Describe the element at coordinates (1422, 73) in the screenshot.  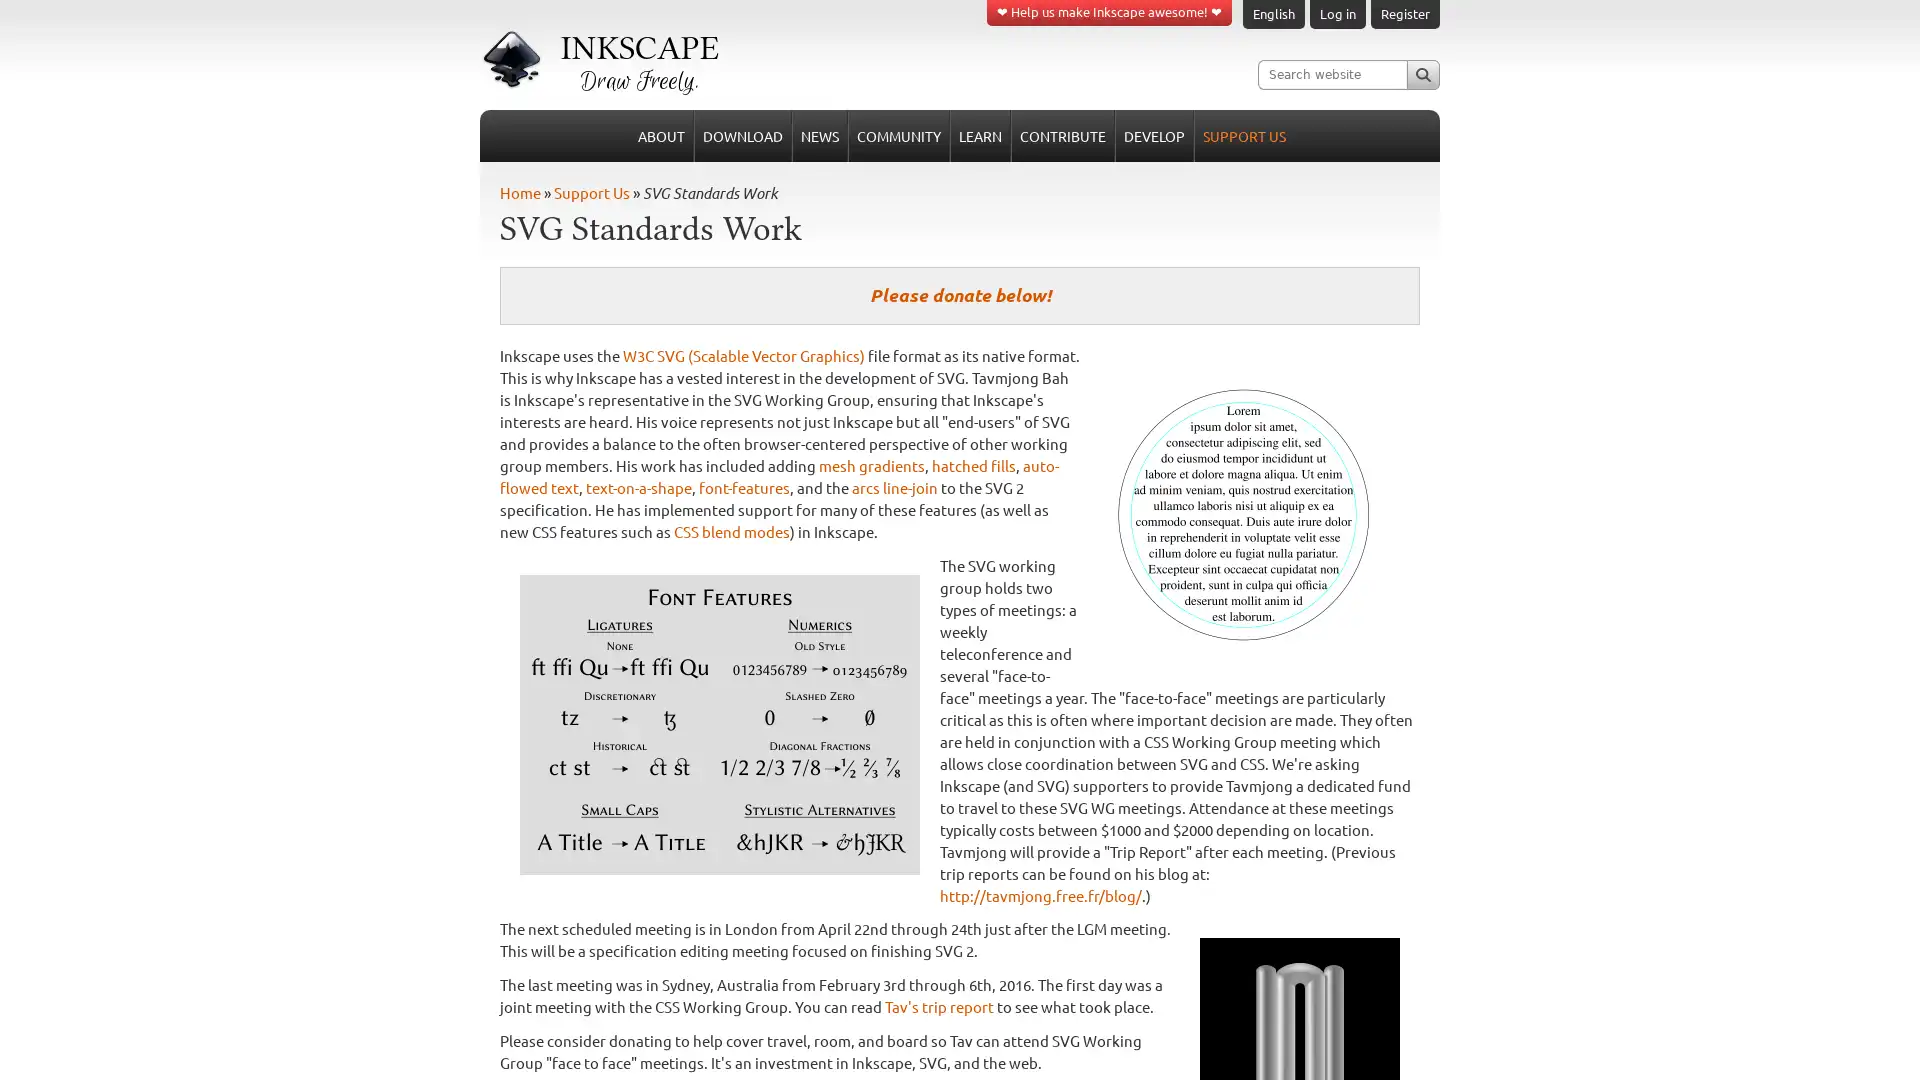
I see `Search` at that location.